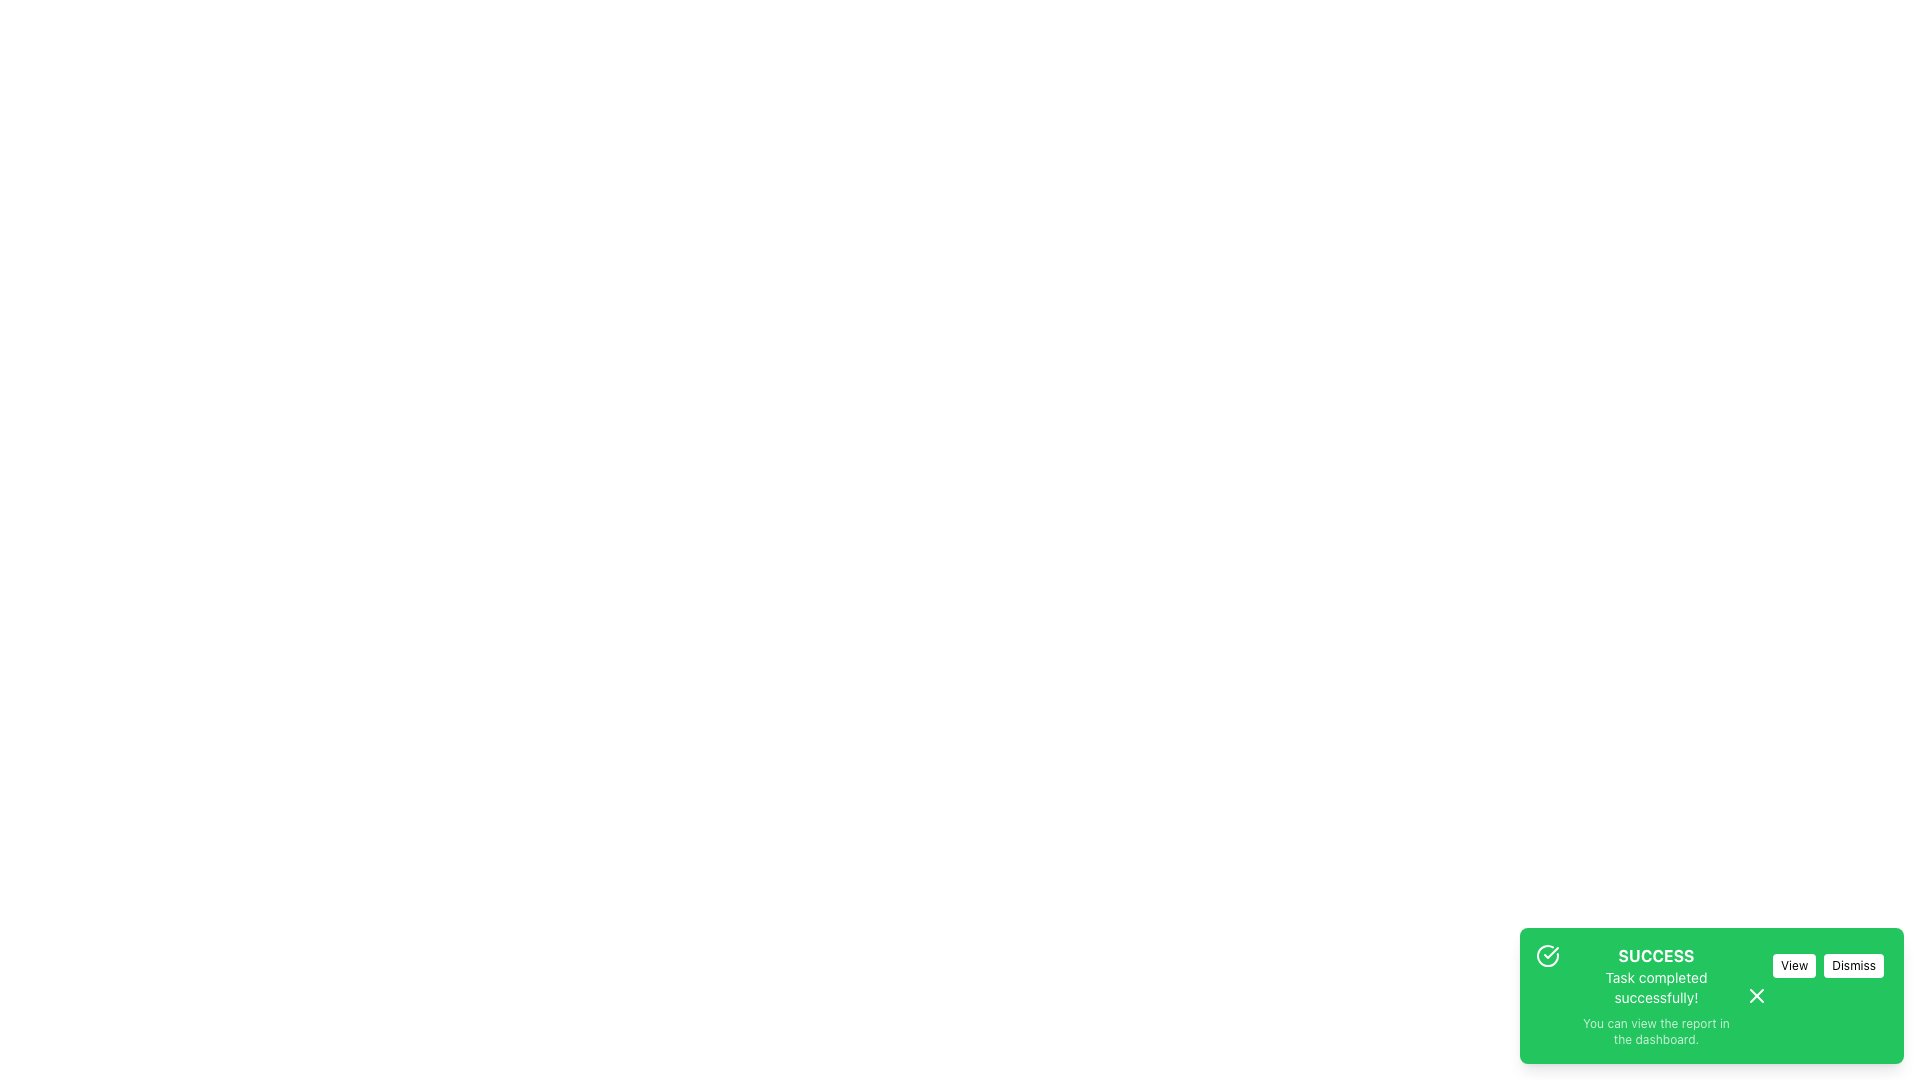 The height and width of the screenshot is (1080, 1920). Describe the element at coordinates (1755, 995) in the screenshot. I see `the close icon button located in the bottom-right corner of the green notification box that contains the text 'SUCCESS Task completed successfully!'` at that location.